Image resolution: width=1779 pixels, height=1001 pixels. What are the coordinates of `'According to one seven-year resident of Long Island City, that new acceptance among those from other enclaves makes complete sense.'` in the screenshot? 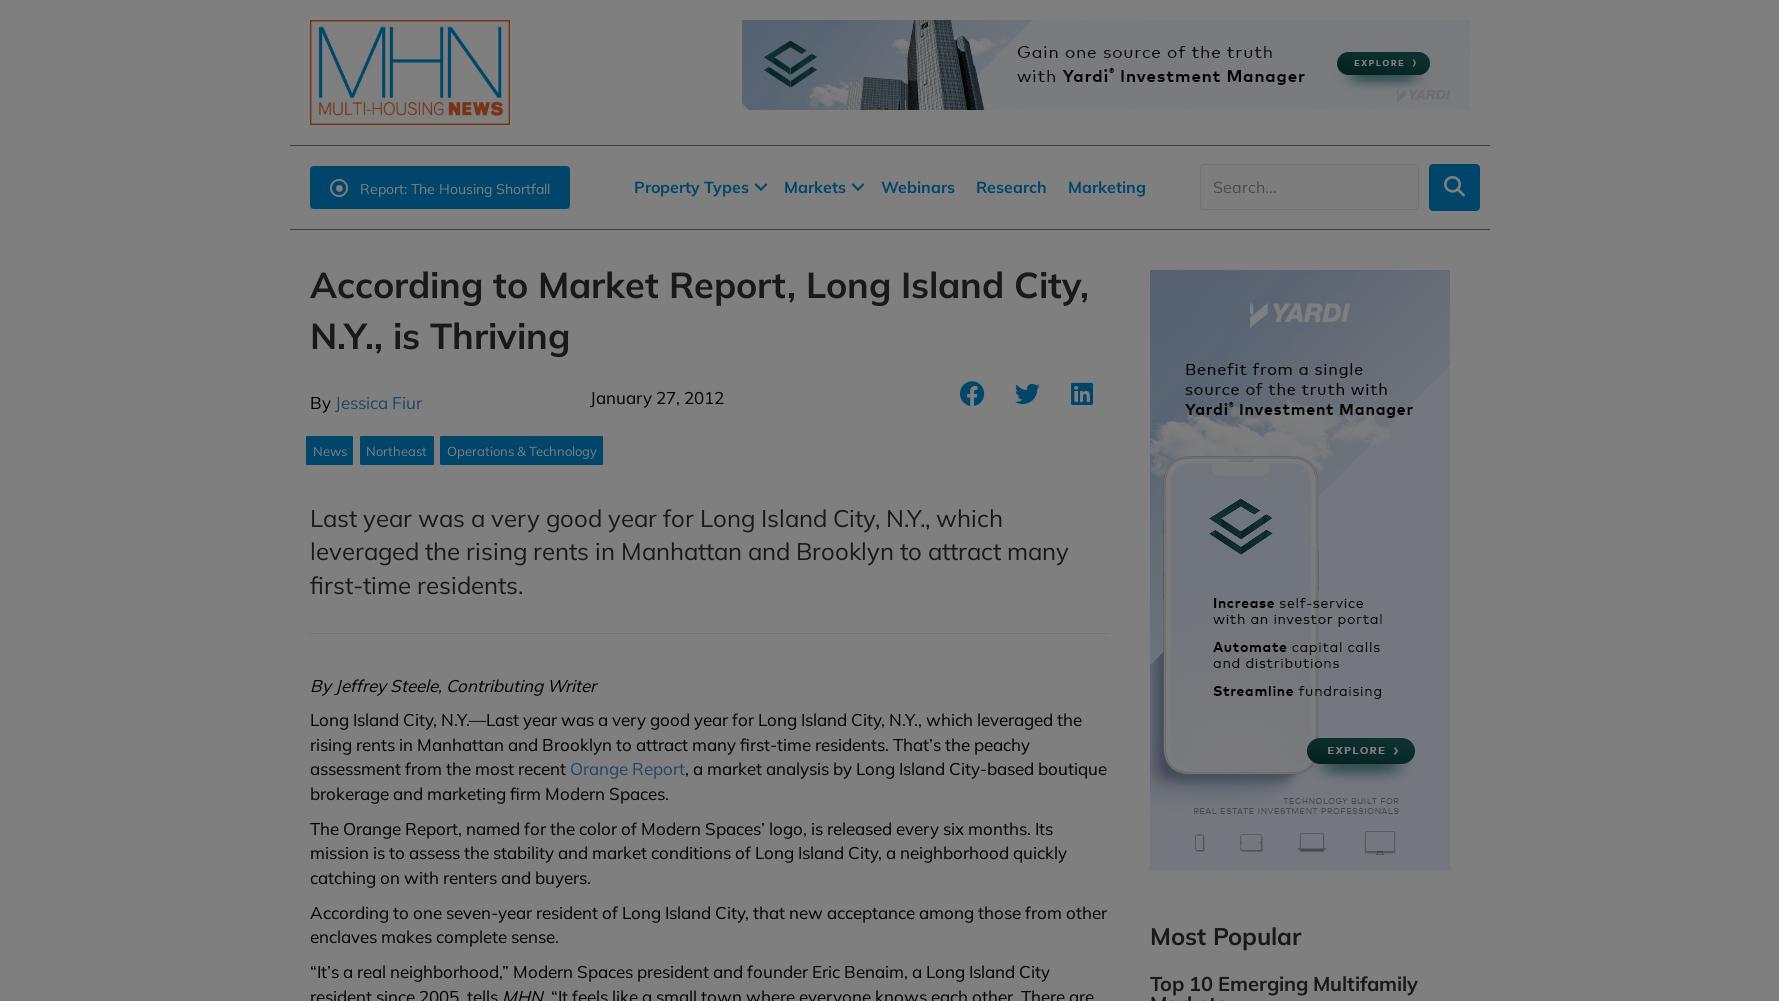 It's located at (707, 924).